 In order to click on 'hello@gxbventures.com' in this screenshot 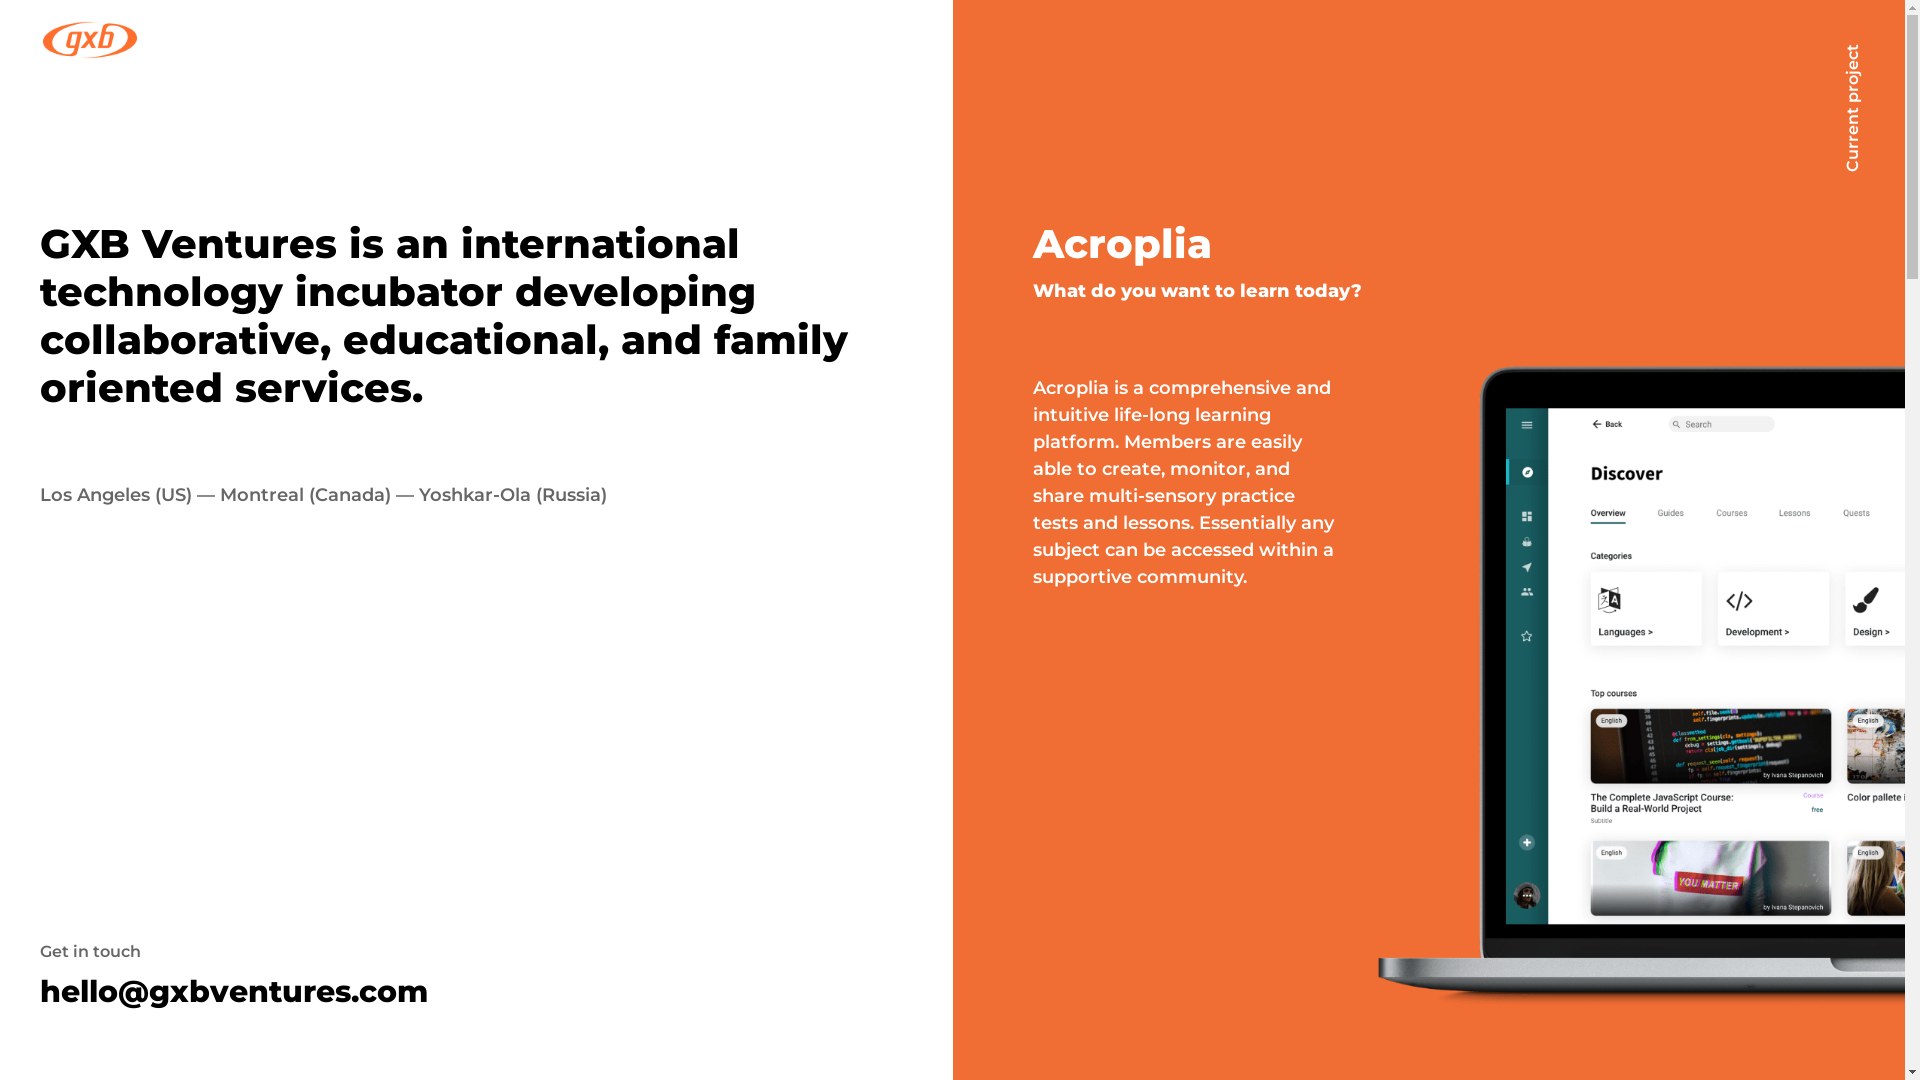, I will do `click(234, 991)`.